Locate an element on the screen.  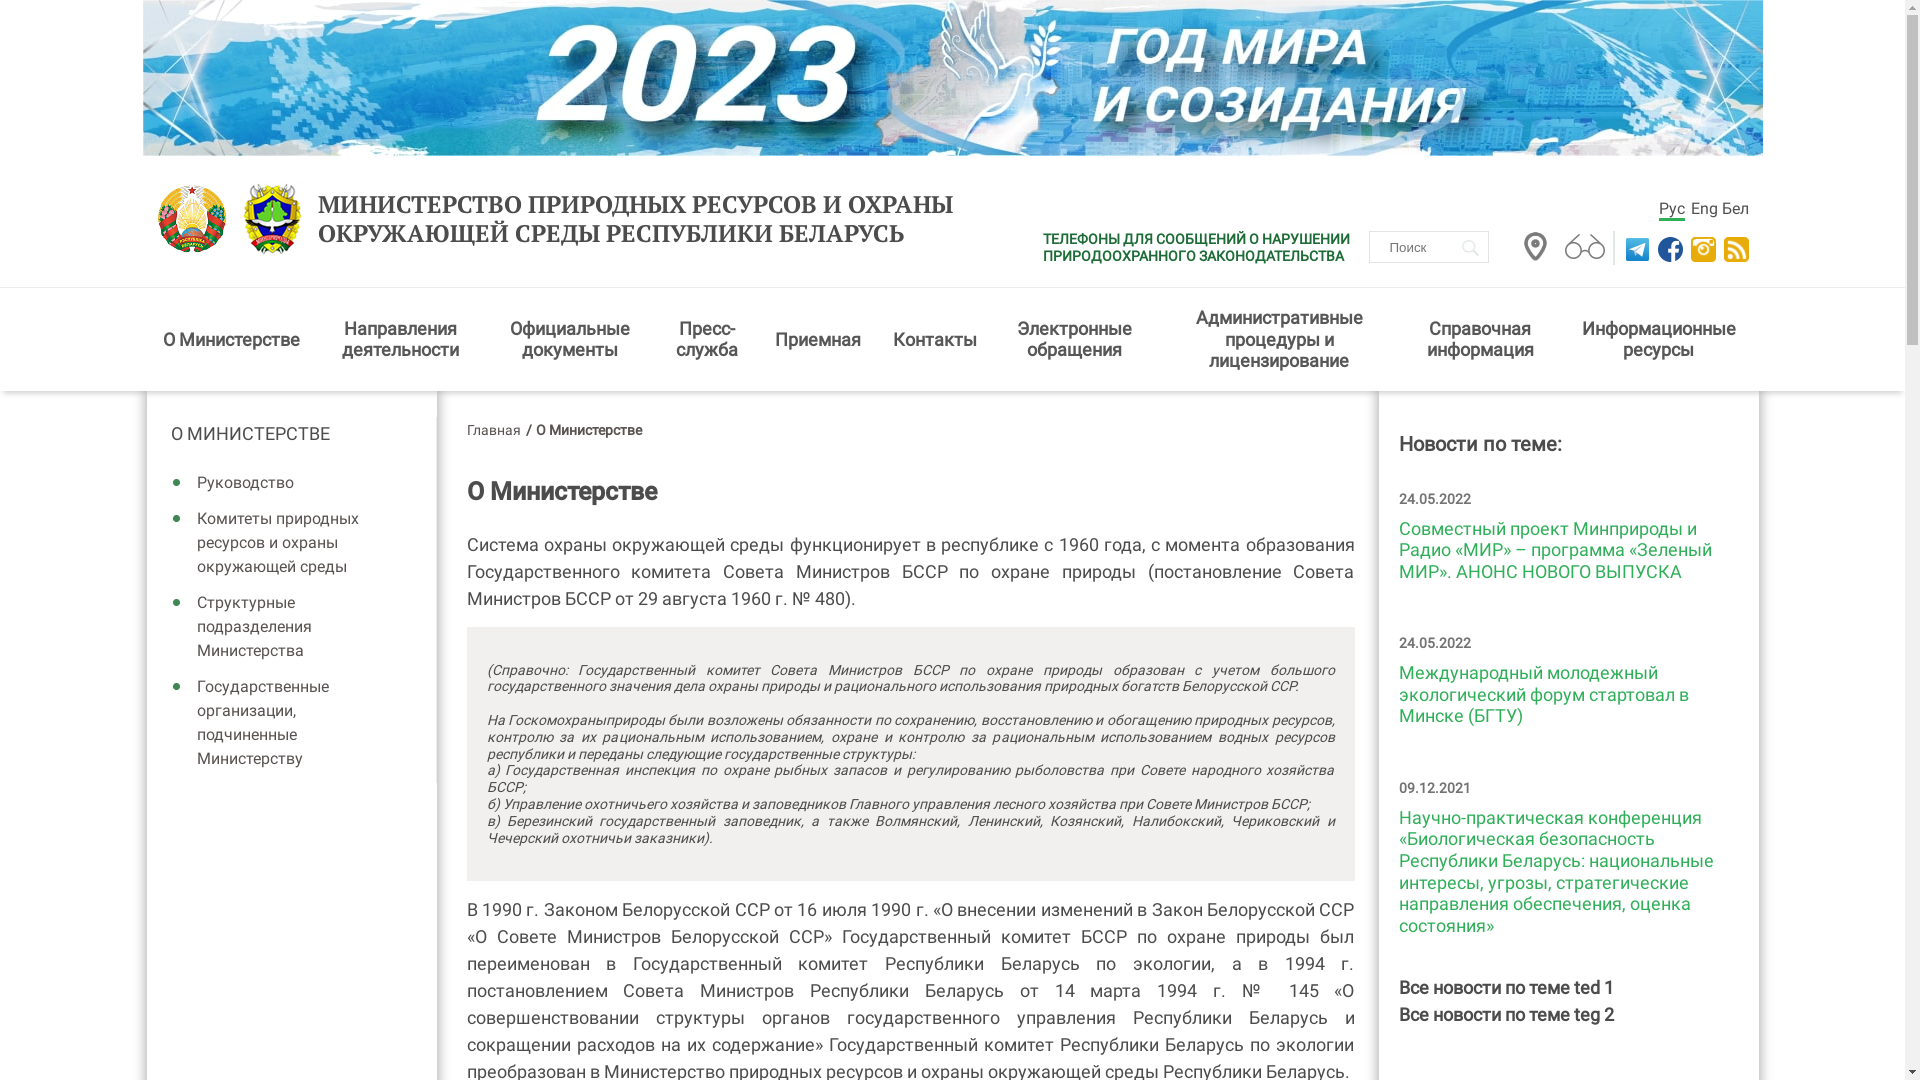
'Eng' is located at coordinates (1702, 208).